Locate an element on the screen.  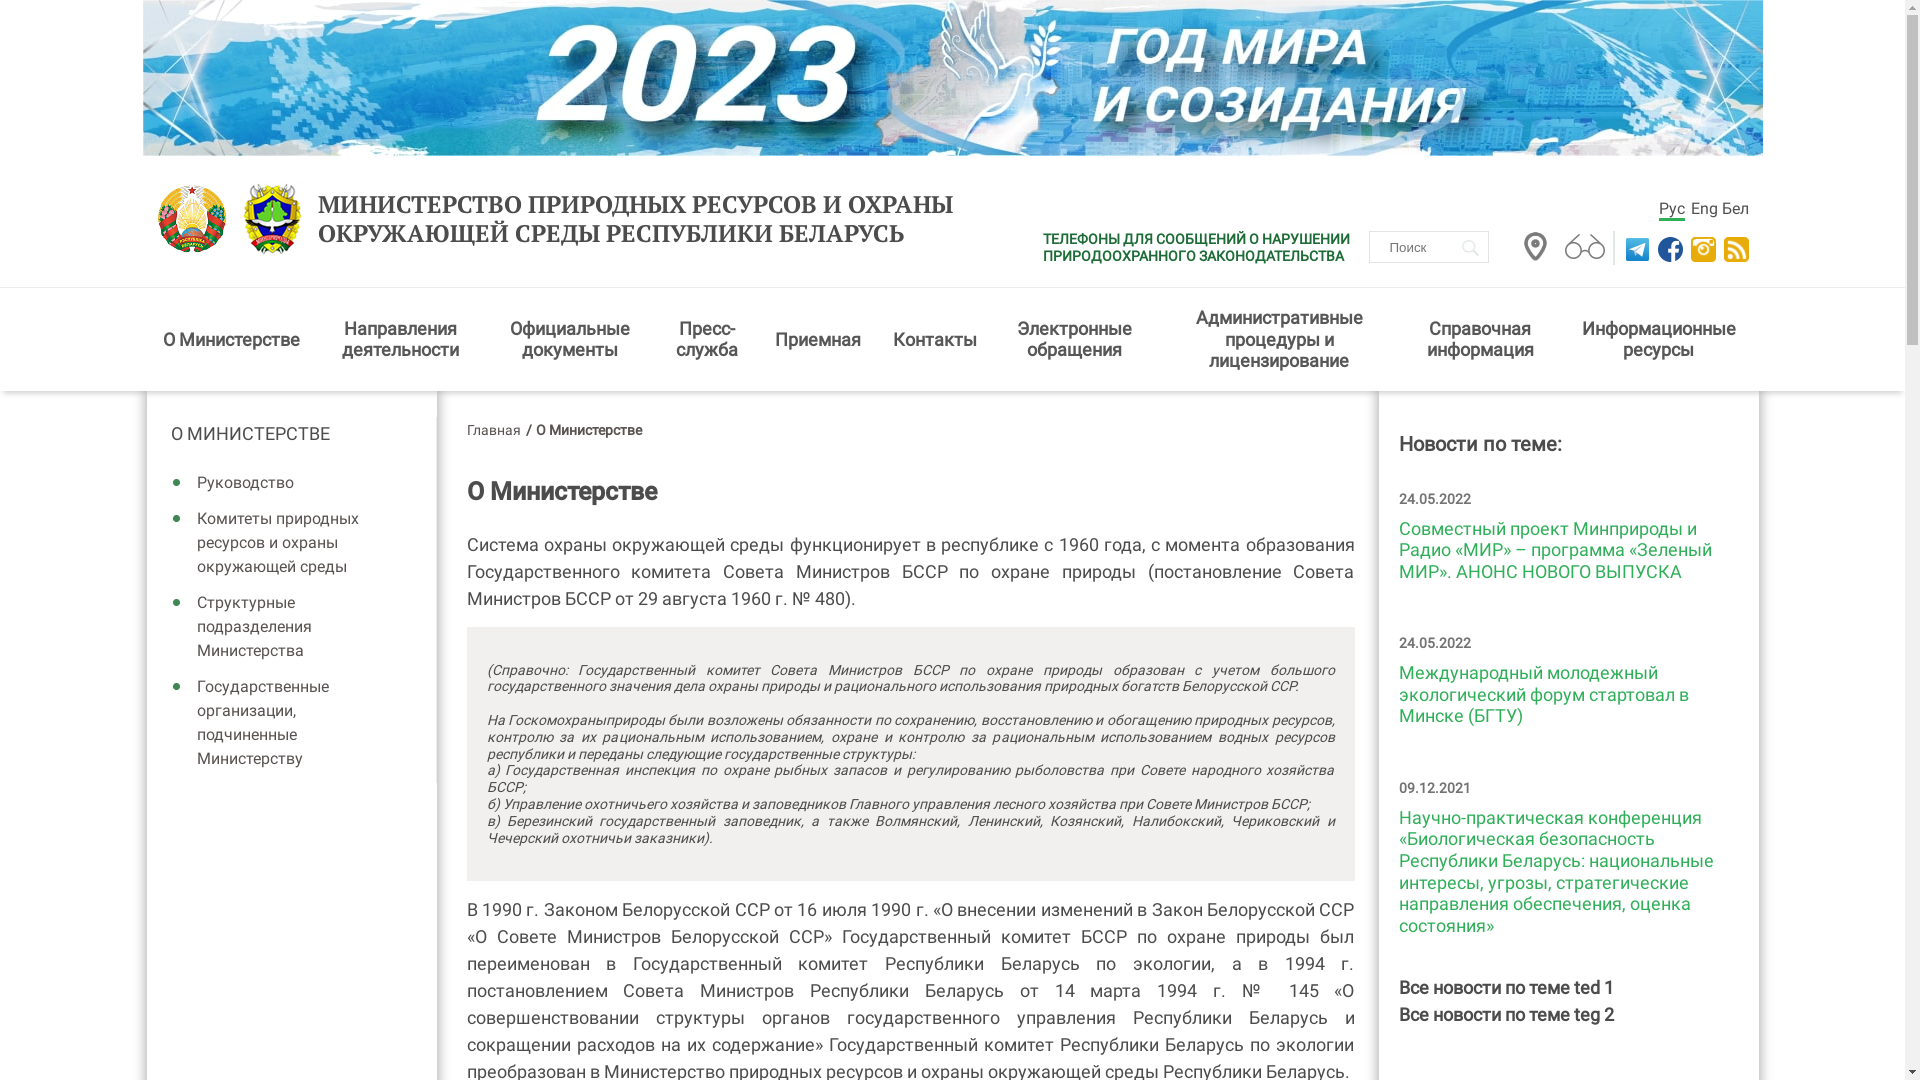
'Eng' is located at coordinates (1702, 208).